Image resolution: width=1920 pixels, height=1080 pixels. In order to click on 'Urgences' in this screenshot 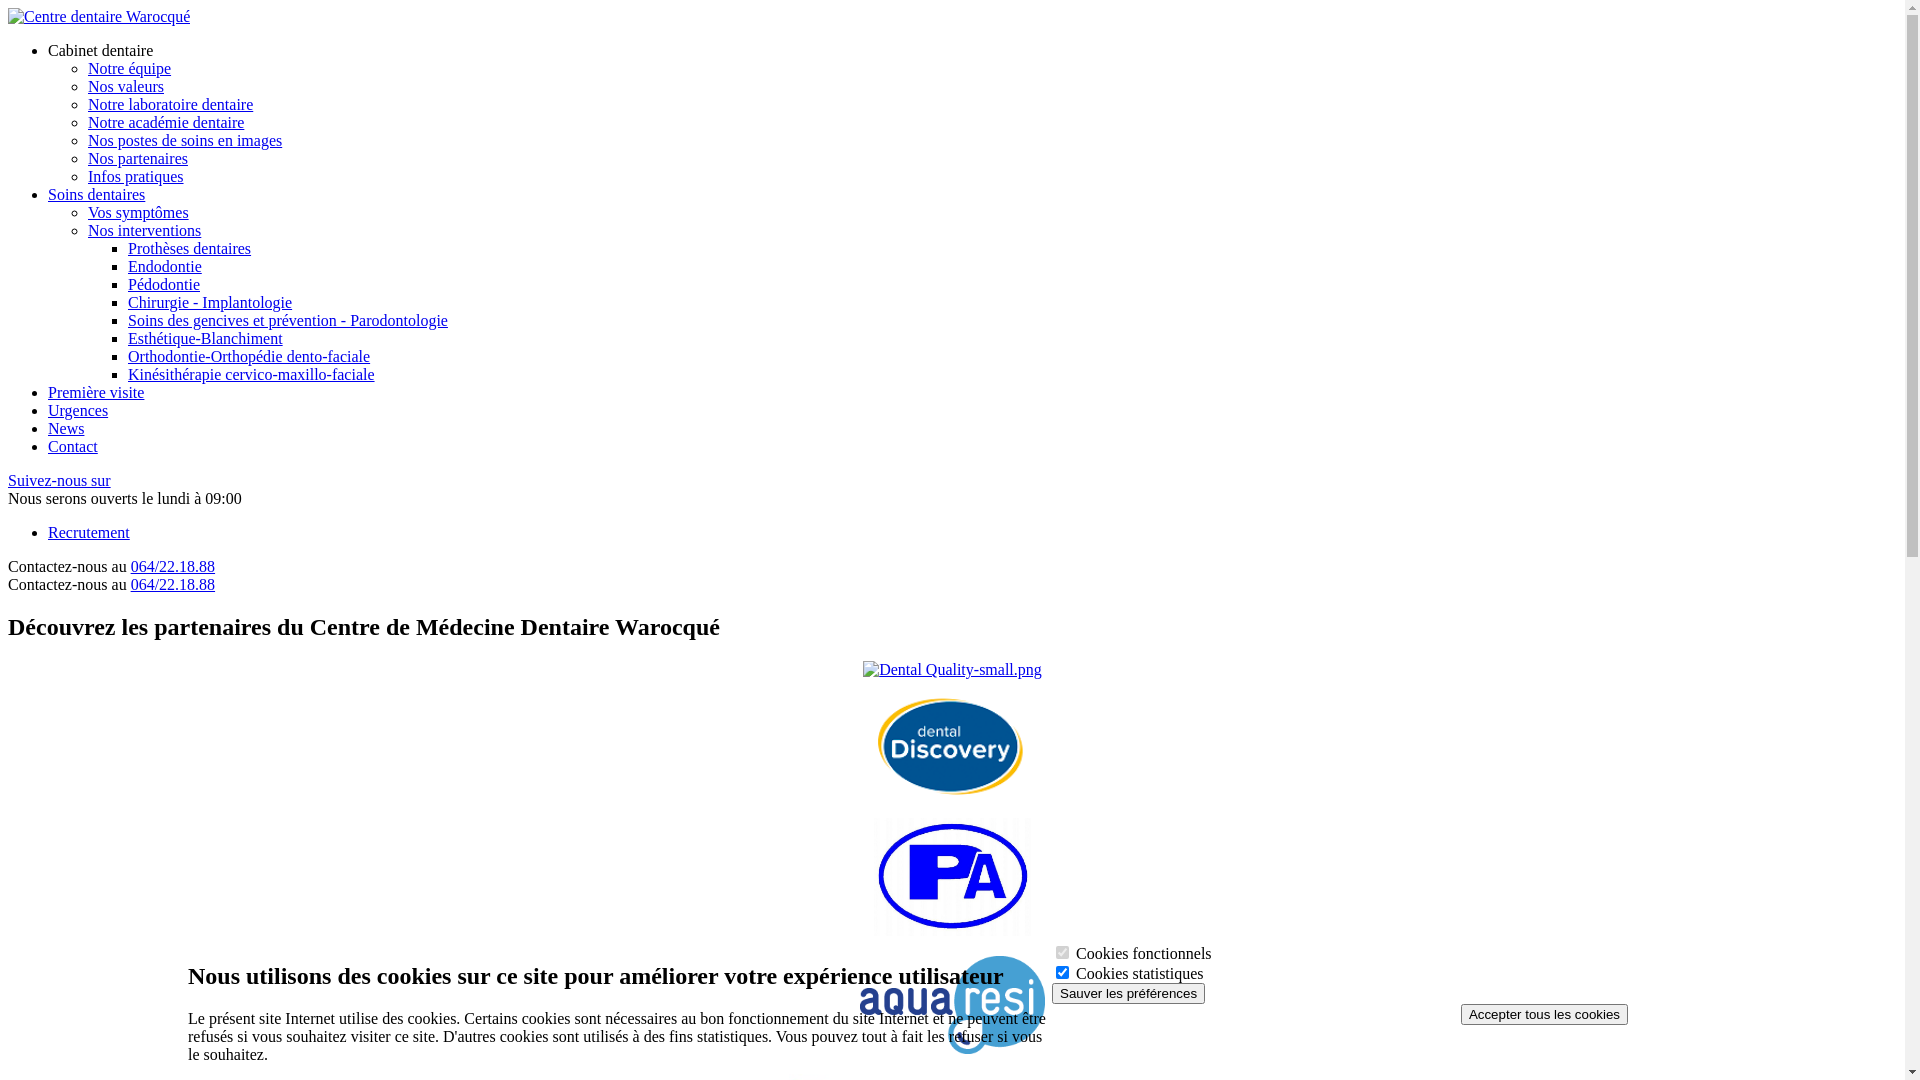, I will do `click(48, 409)`.